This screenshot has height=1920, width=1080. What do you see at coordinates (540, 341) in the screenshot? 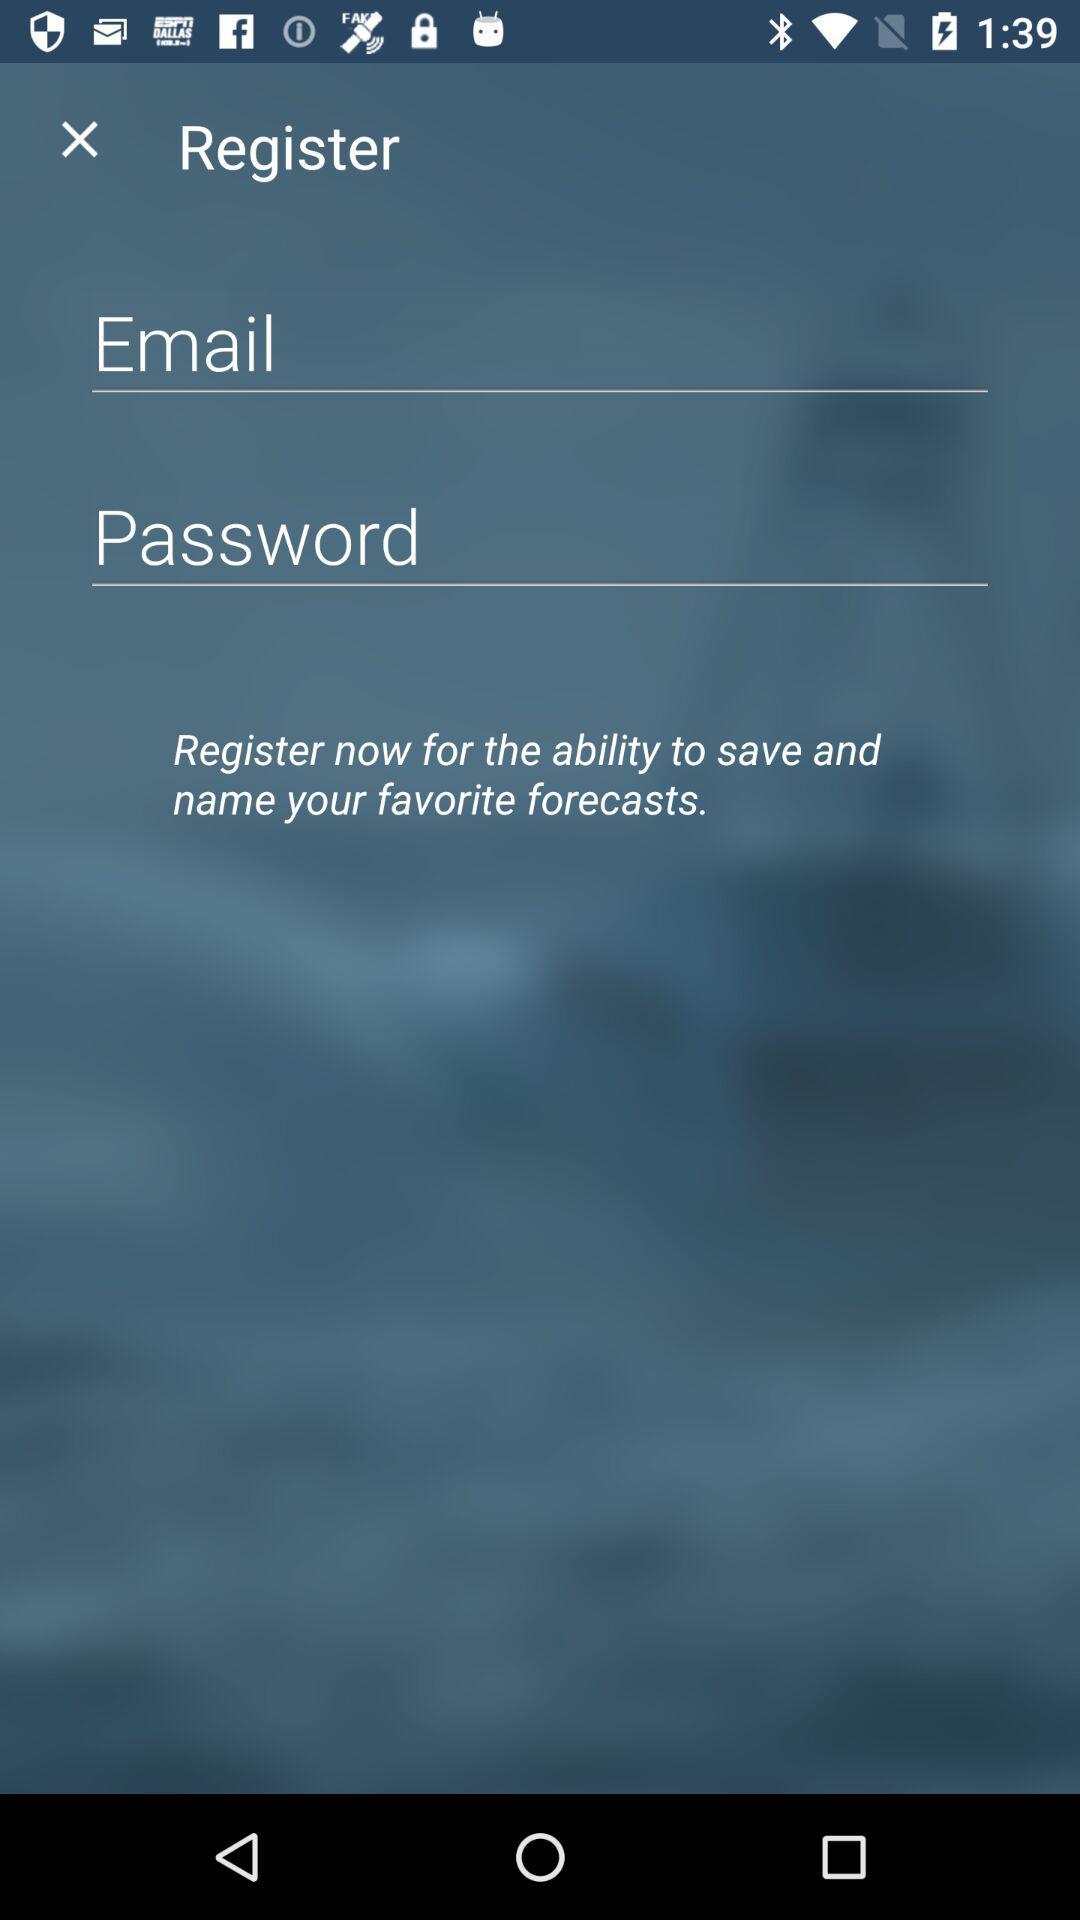
I see `the item below the register icon` at bounding box center [540, 341].